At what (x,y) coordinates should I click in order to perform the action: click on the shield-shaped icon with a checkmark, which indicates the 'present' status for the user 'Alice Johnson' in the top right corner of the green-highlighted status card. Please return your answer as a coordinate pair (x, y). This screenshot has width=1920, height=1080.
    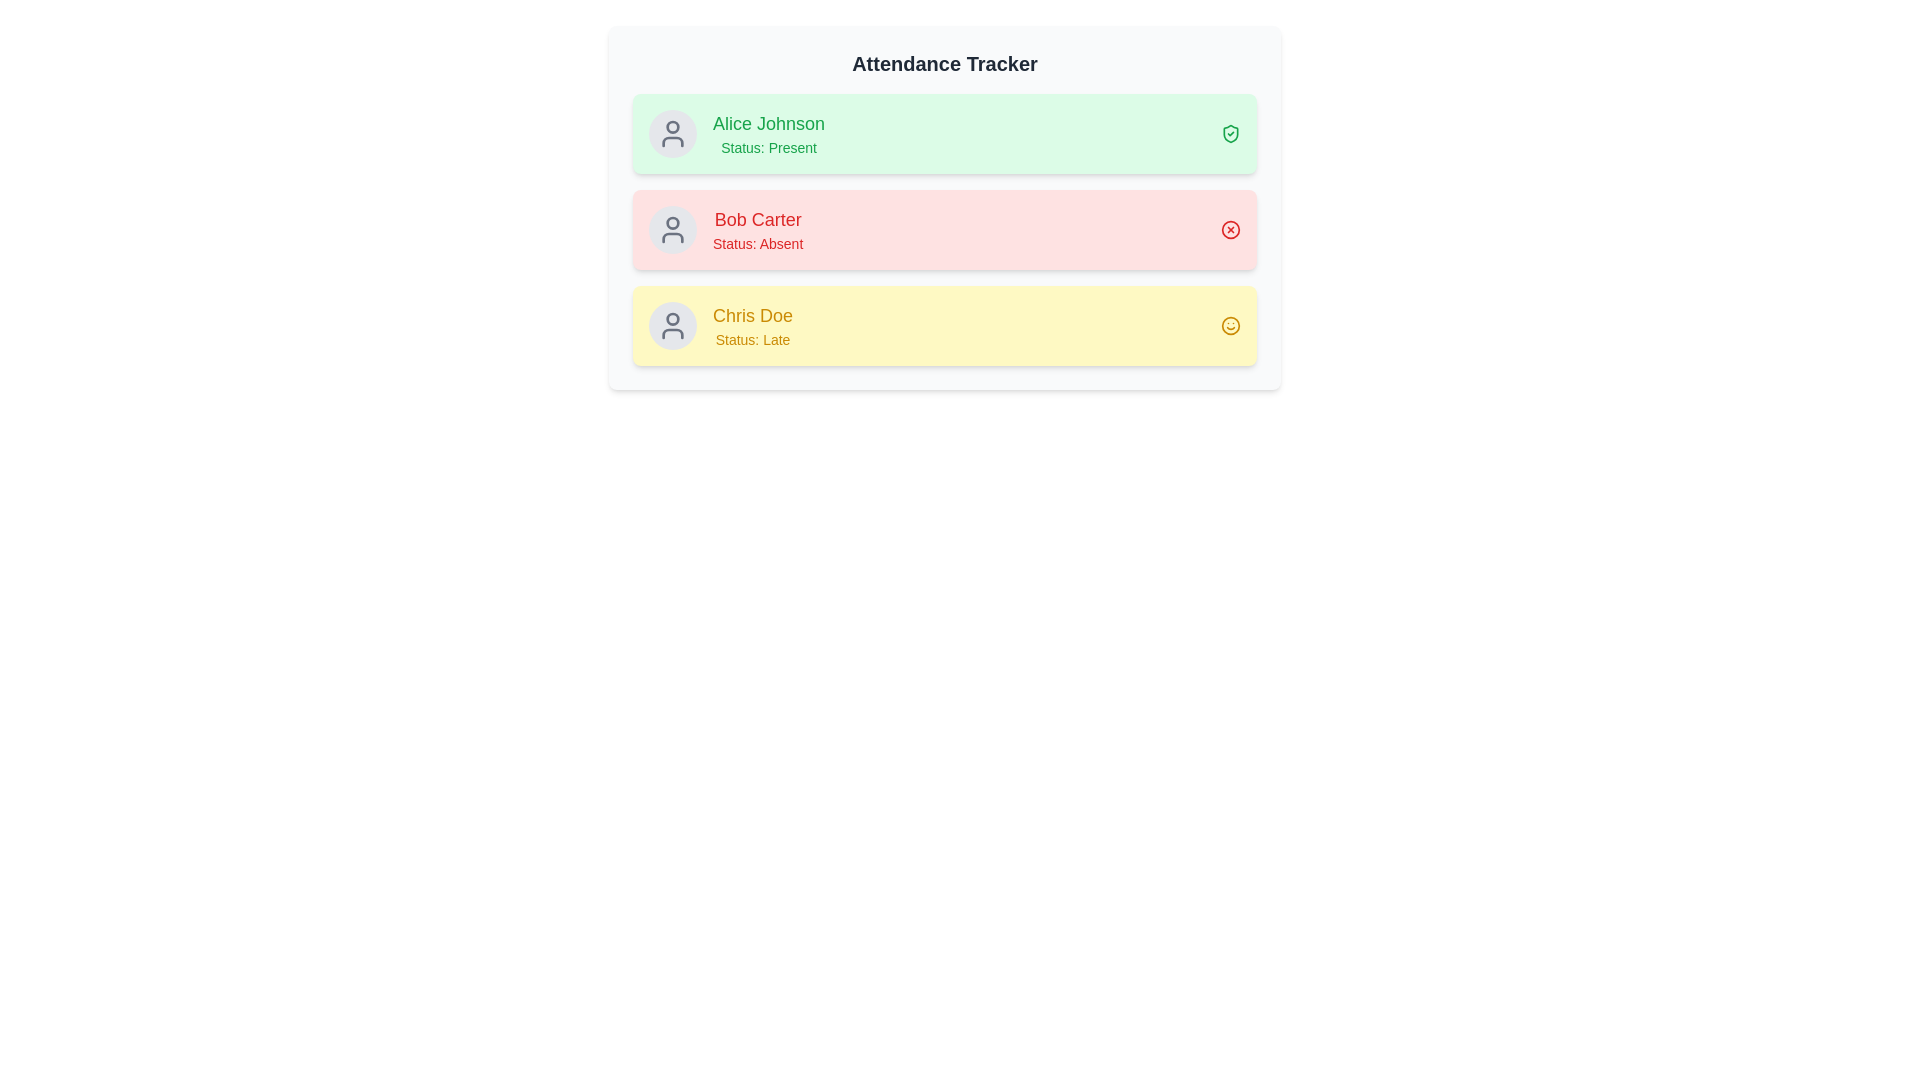
    Looking at the image, I should click on (1229, 134).